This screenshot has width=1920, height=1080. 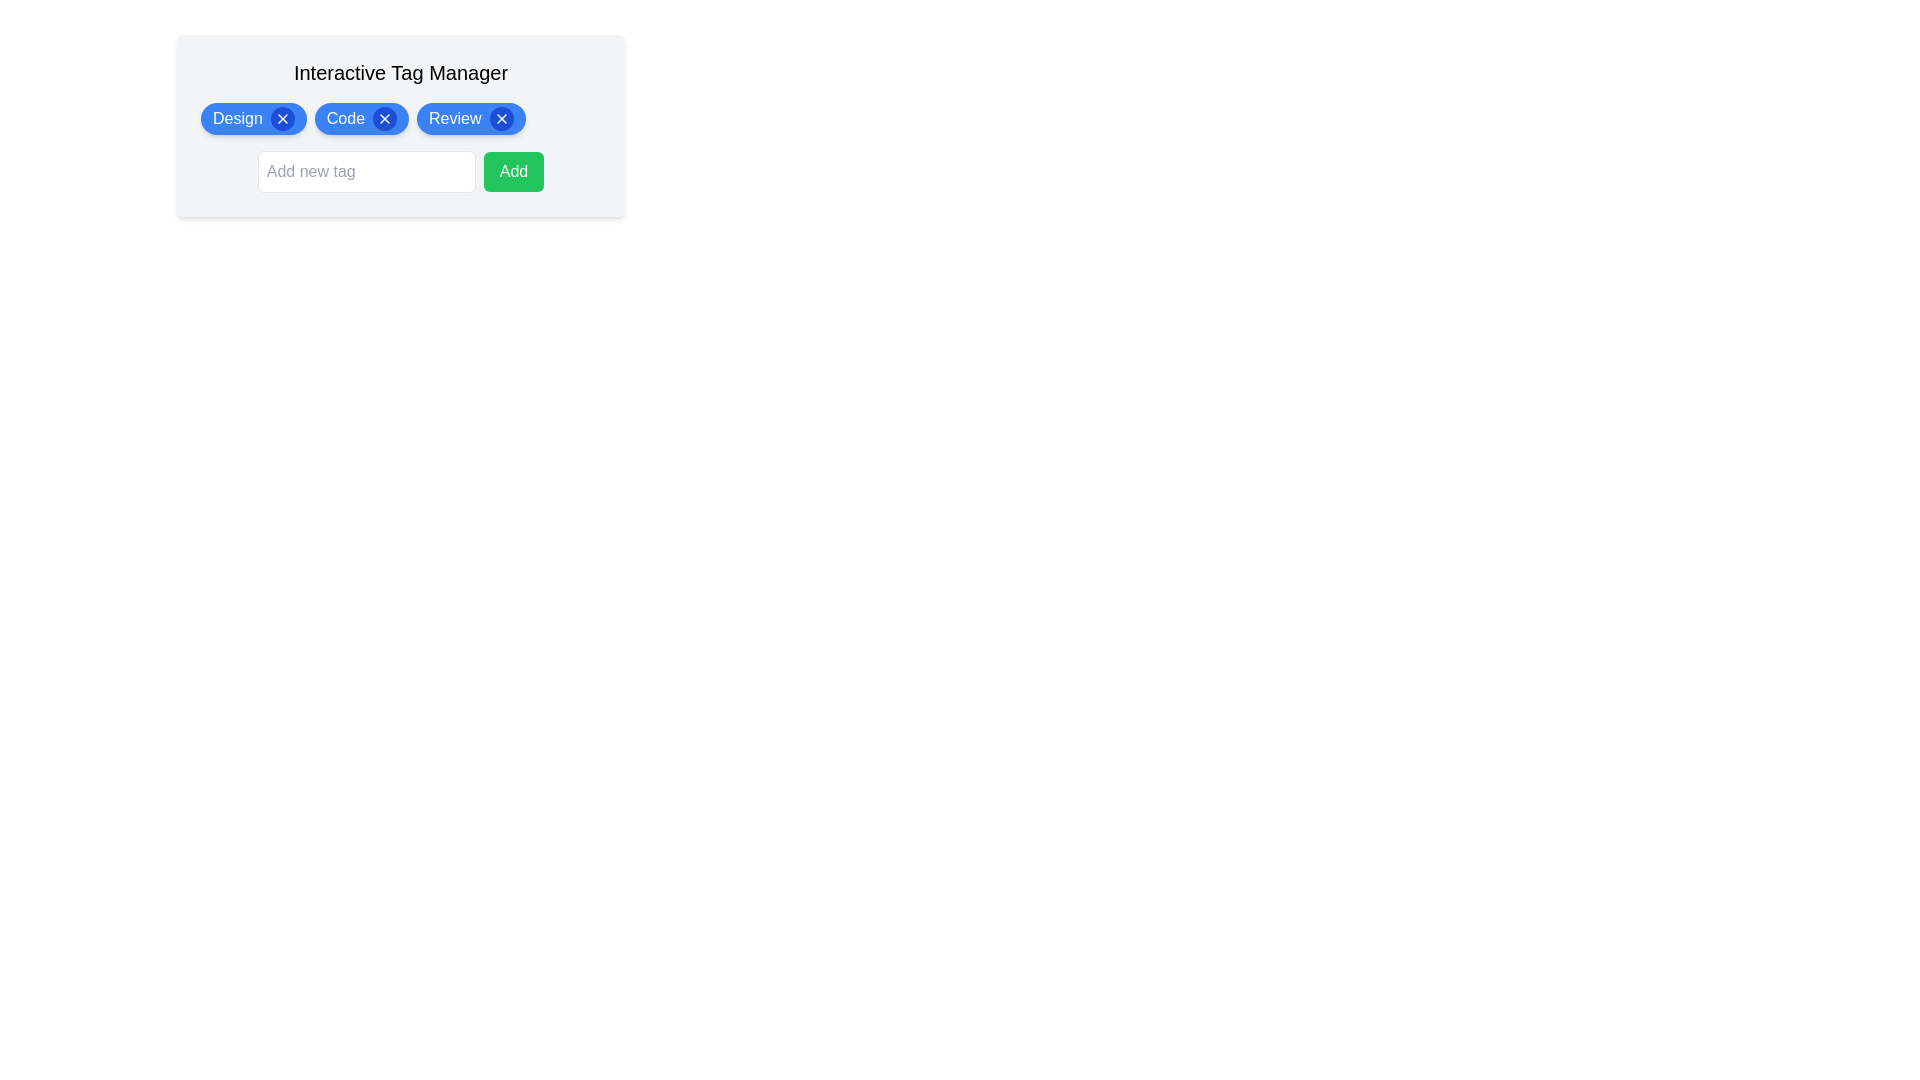 What do you see at coordinates (513, 171) in the screenshot?
I see `the 'Add' button, which is a rectangular button with rounded corners, bright green background, and white text, located to the right of a text input field in the 'Interactive Tag Manager' layout` at bounding box center [513, 171].